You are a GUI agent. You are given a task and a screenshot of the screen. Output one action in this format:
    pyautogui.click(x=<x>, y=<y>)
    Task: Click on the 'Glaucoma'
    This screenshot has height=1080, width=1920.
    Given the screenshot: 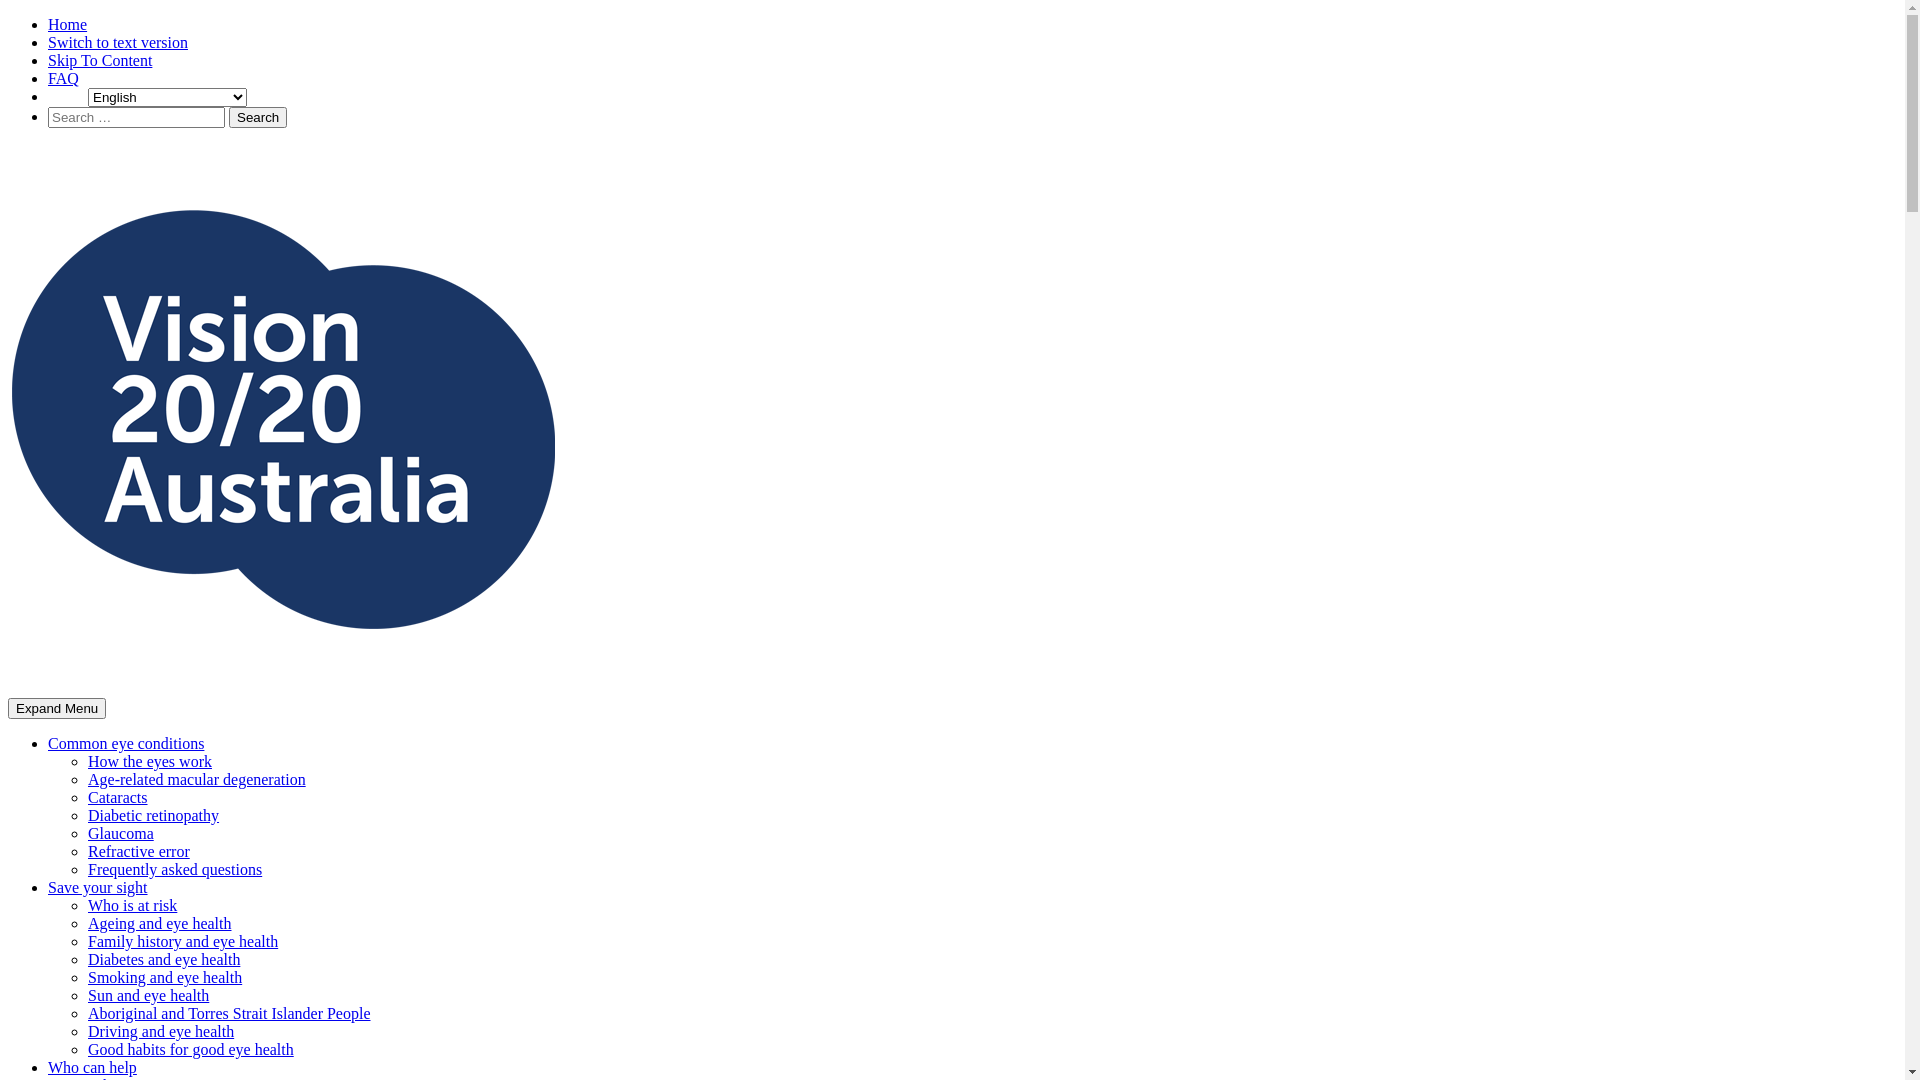 What is the action you would take?
    pyautogui.click(x=119, y=833)
    